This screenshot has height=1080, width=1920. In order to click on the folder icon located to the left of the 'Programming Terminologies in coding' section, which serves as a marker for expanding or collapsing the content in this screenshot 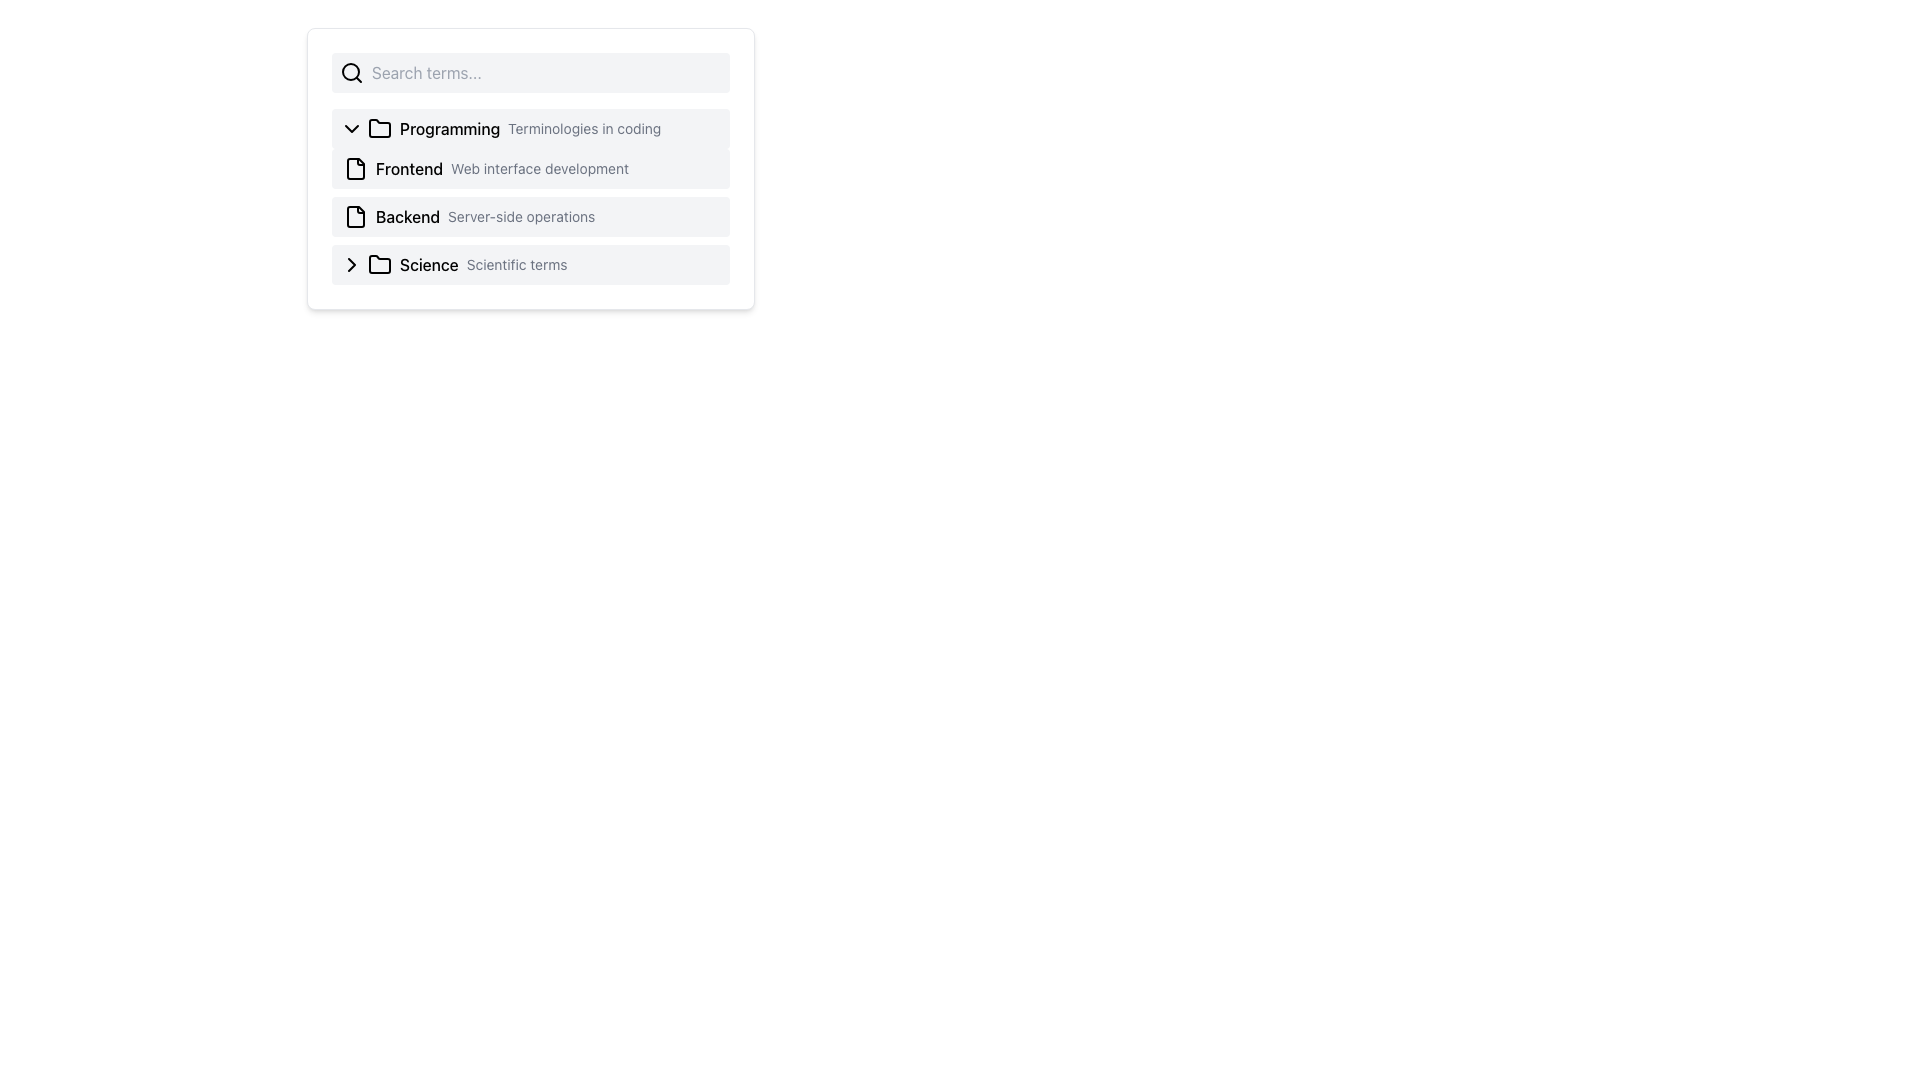, I will do `click(379, 128)`.